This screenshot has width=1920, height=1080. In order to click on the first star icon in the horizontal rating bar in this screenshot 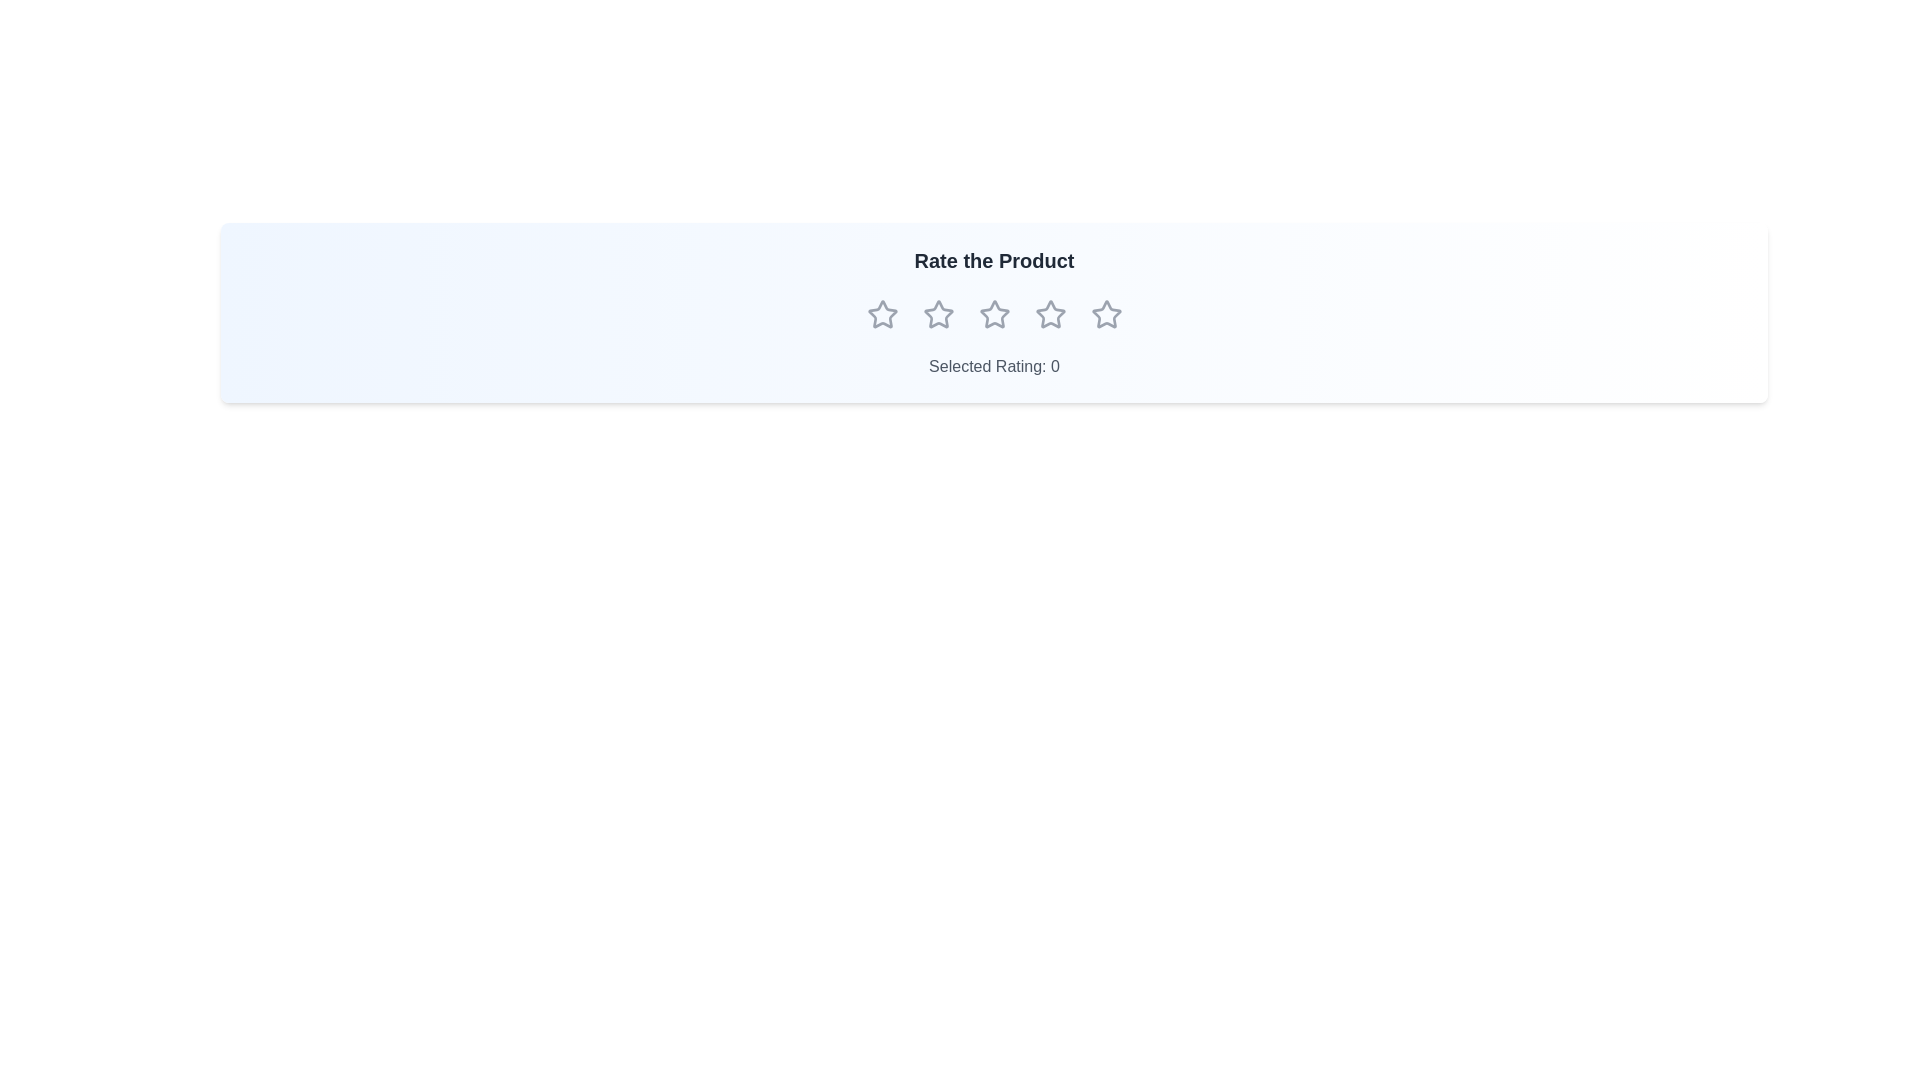, I will do `click(881, 315)`.